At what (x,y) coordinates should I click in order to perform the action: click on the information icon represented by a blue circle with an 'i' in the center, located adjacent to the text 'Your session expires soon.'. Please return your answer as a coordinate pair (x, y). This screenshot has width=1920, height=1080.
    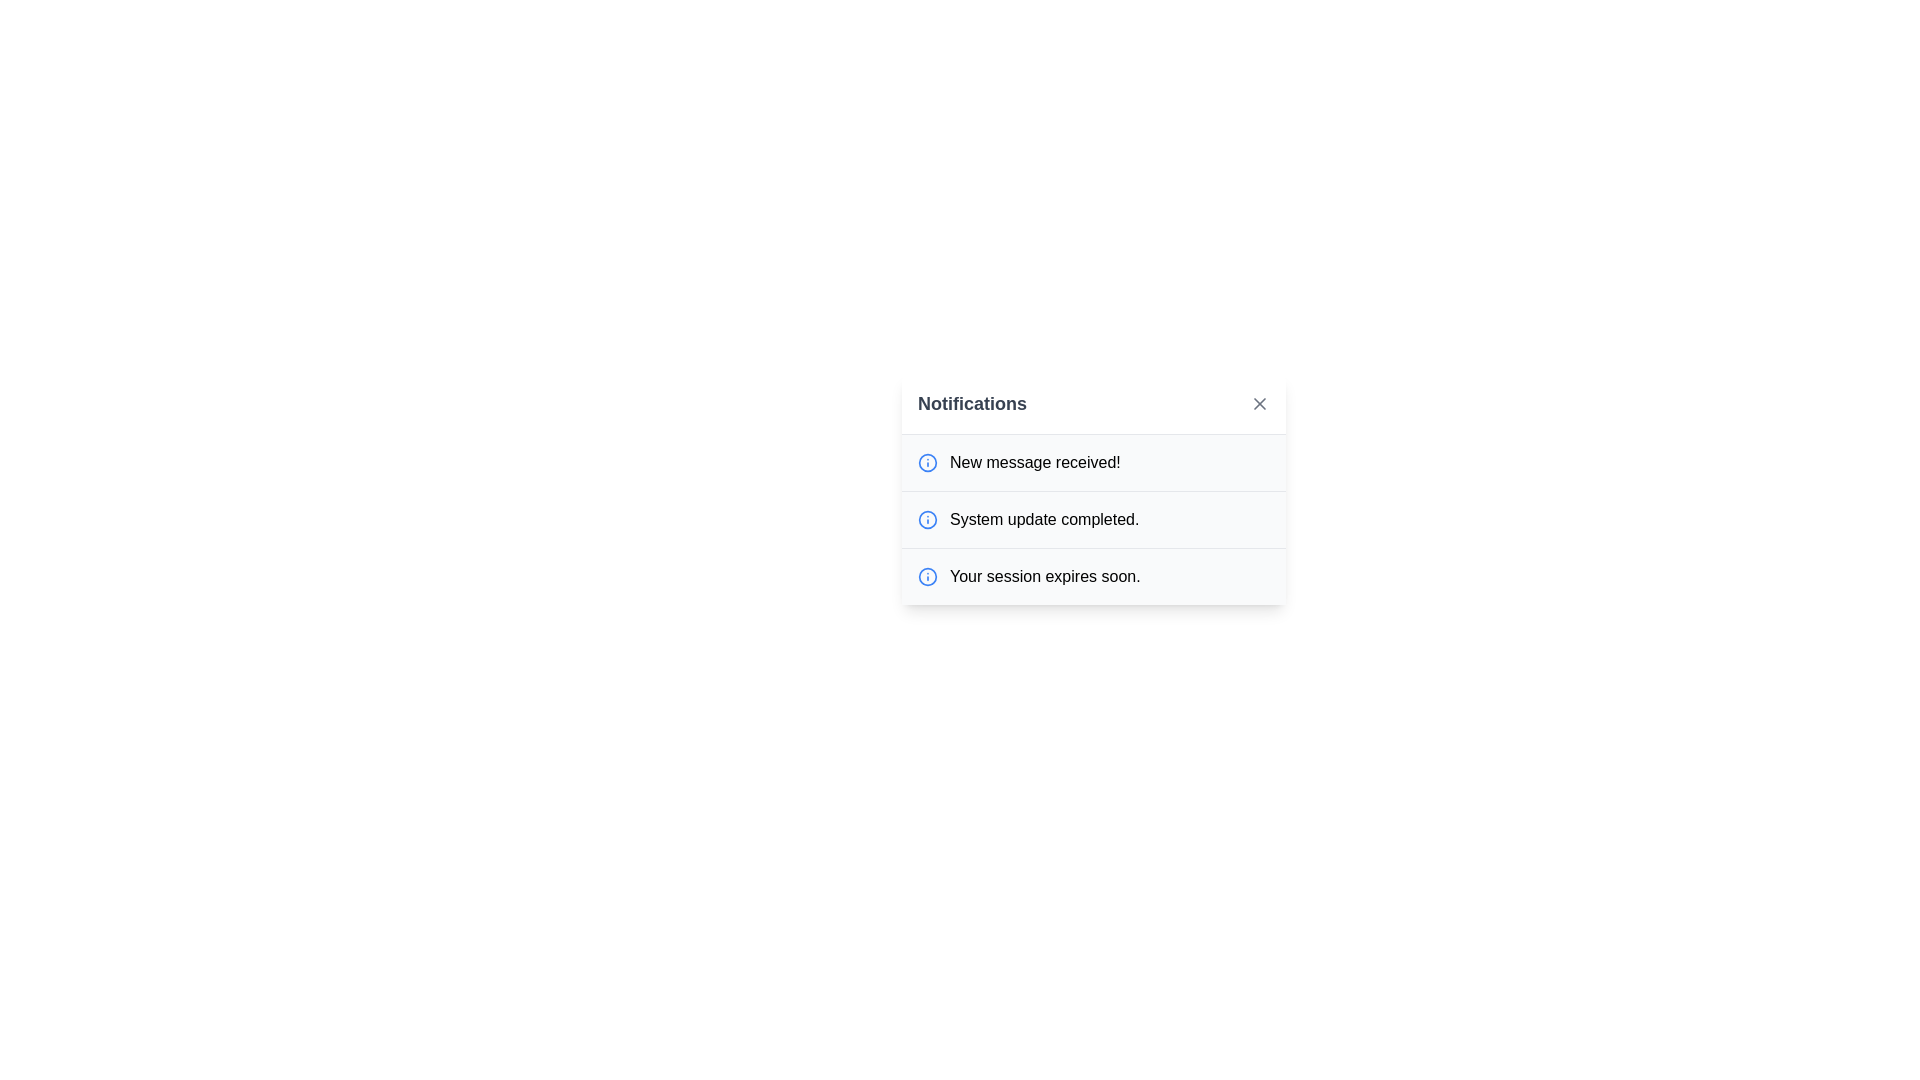
    Looking at the image, I should click on (926, 577).